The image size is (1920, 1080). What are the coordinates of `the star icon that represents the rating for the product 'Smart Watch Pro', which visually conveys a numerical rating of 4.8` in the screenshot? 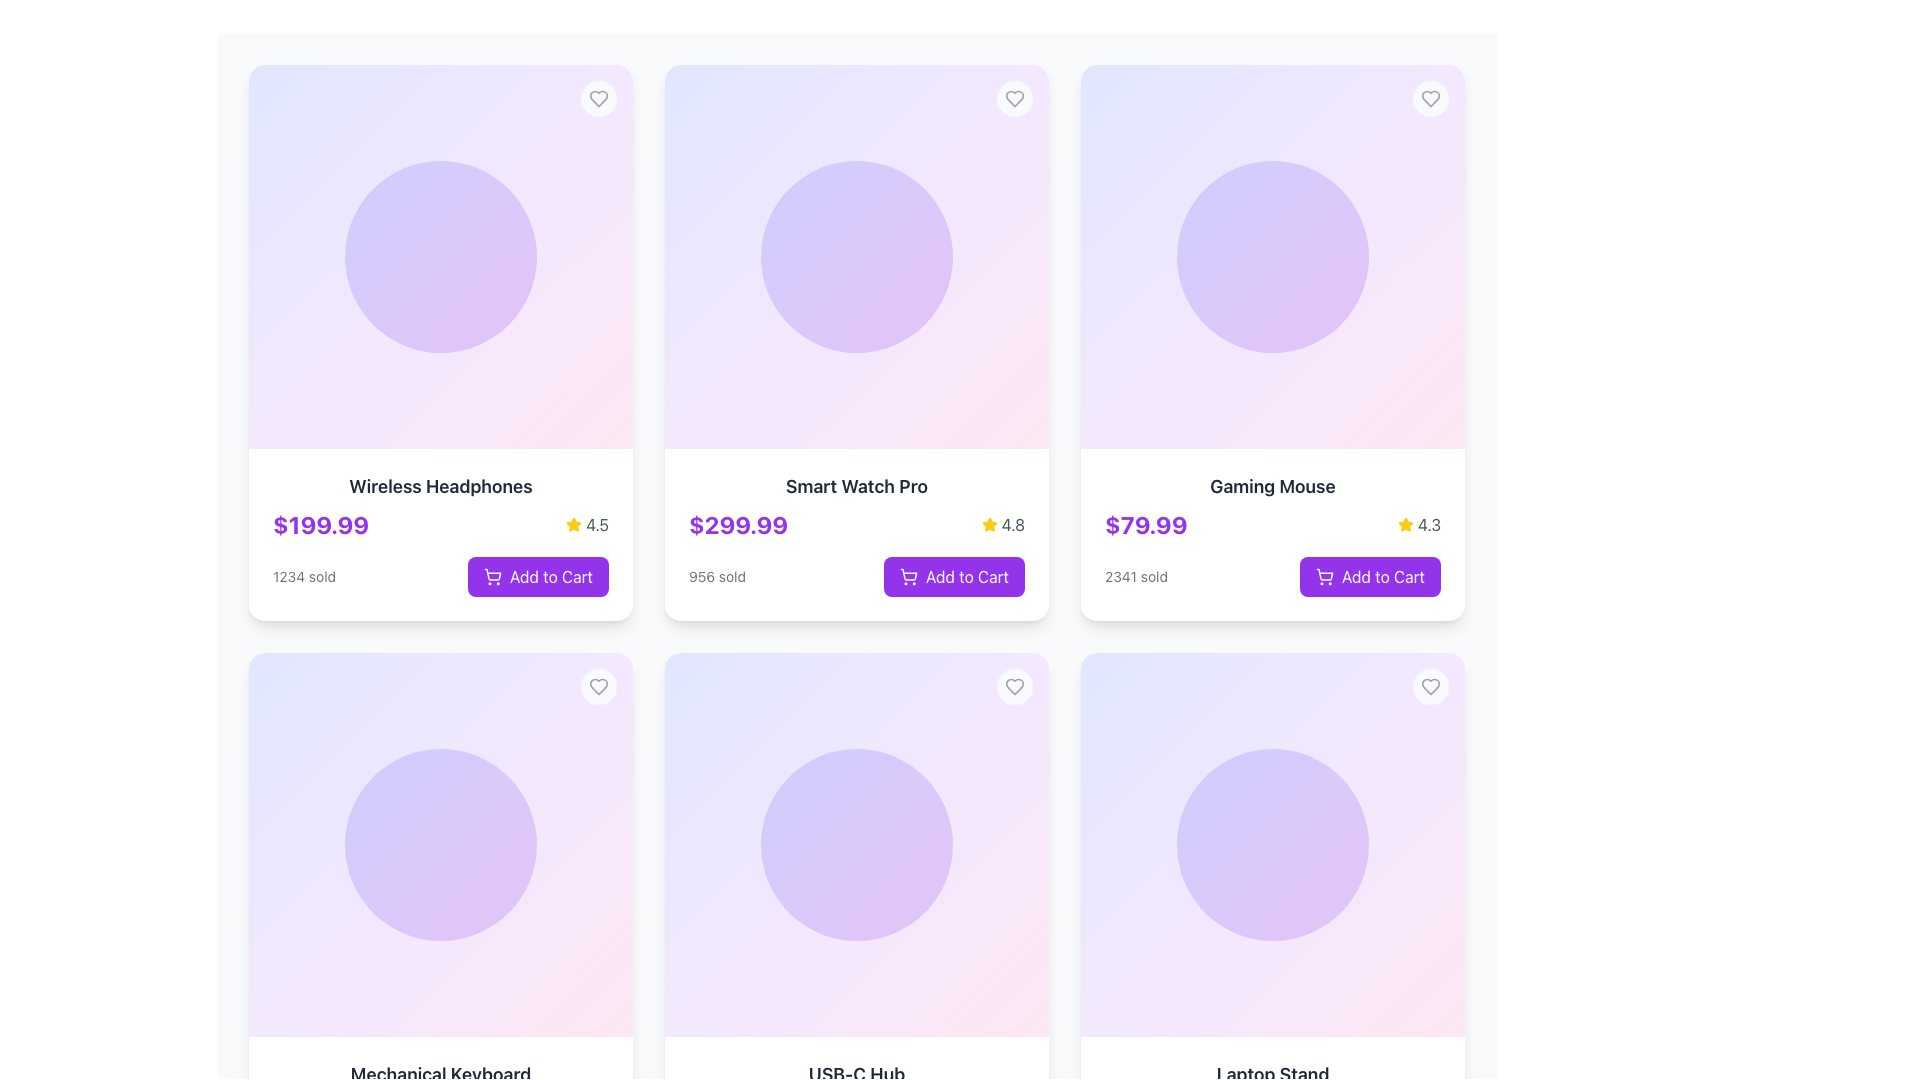 It's located at (989, 523).